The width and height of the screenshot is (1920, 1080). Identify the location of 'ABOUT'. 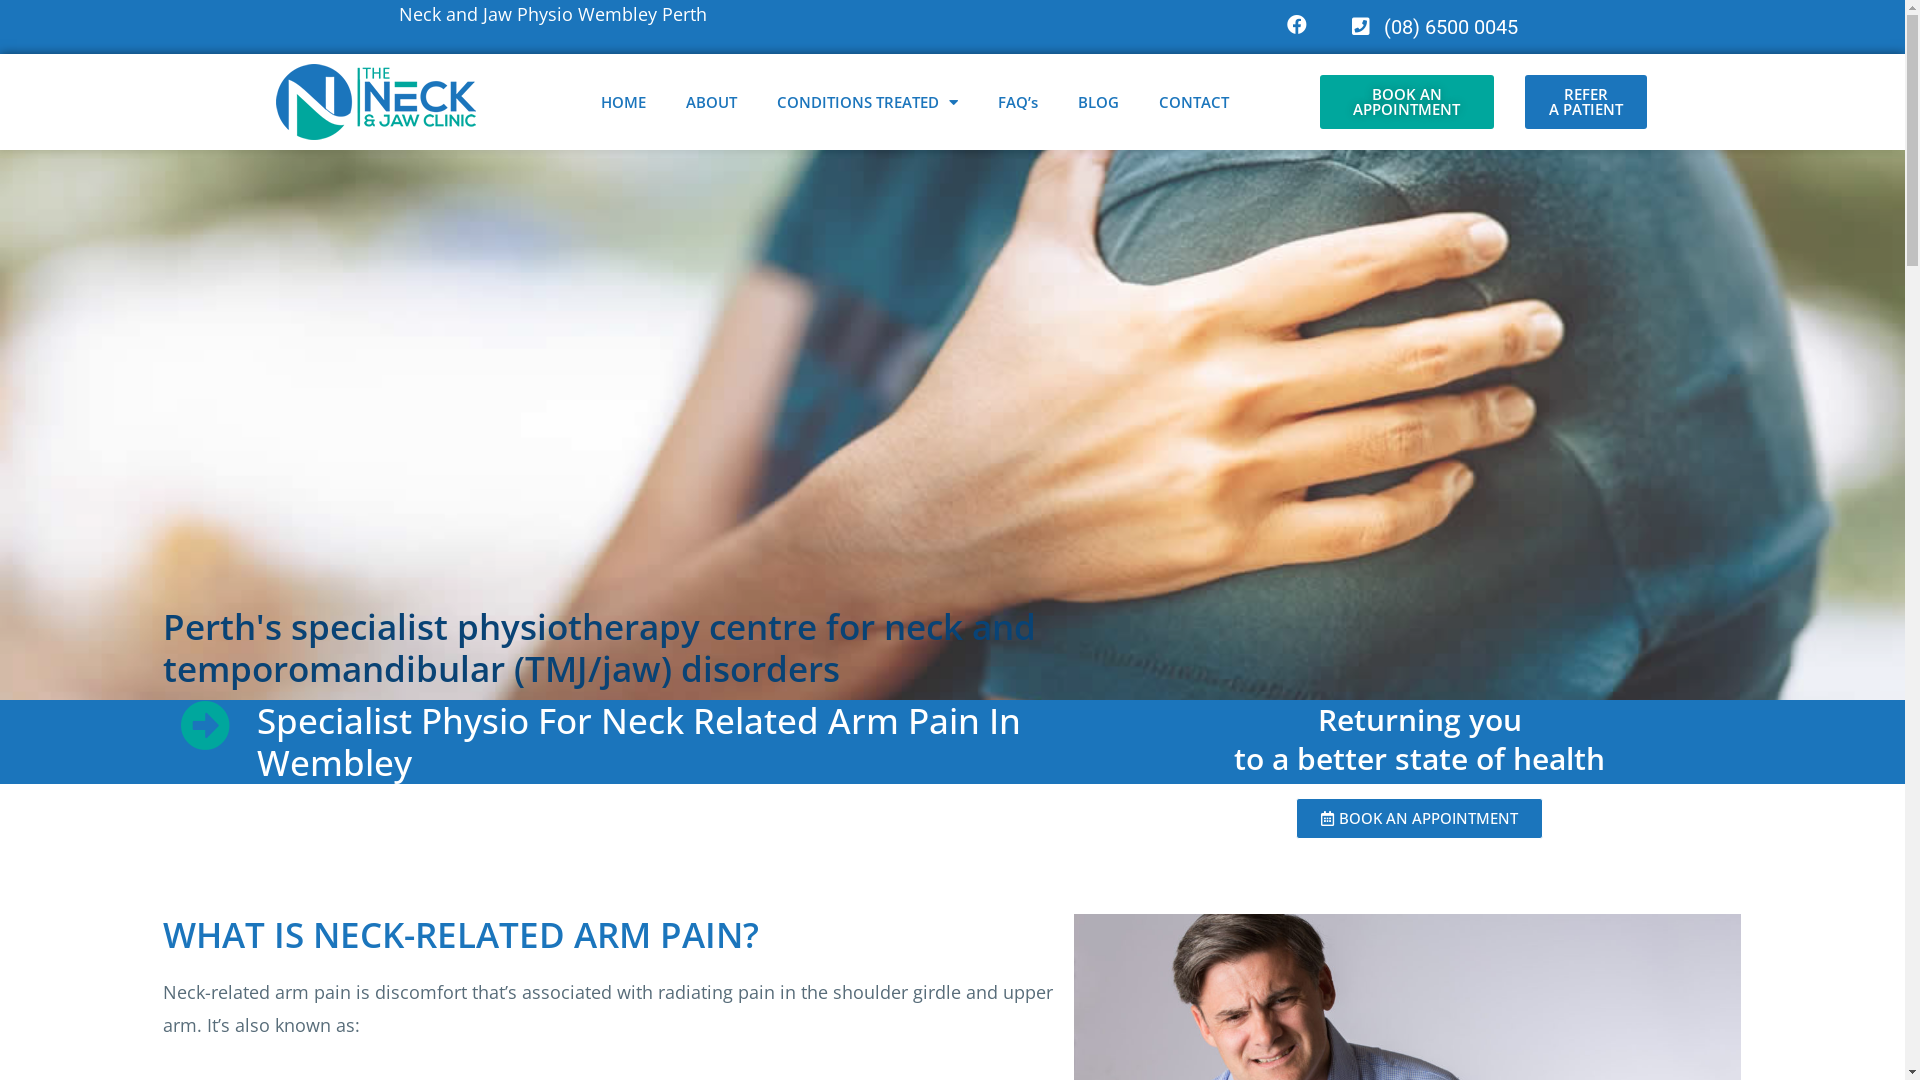
(711, 101).